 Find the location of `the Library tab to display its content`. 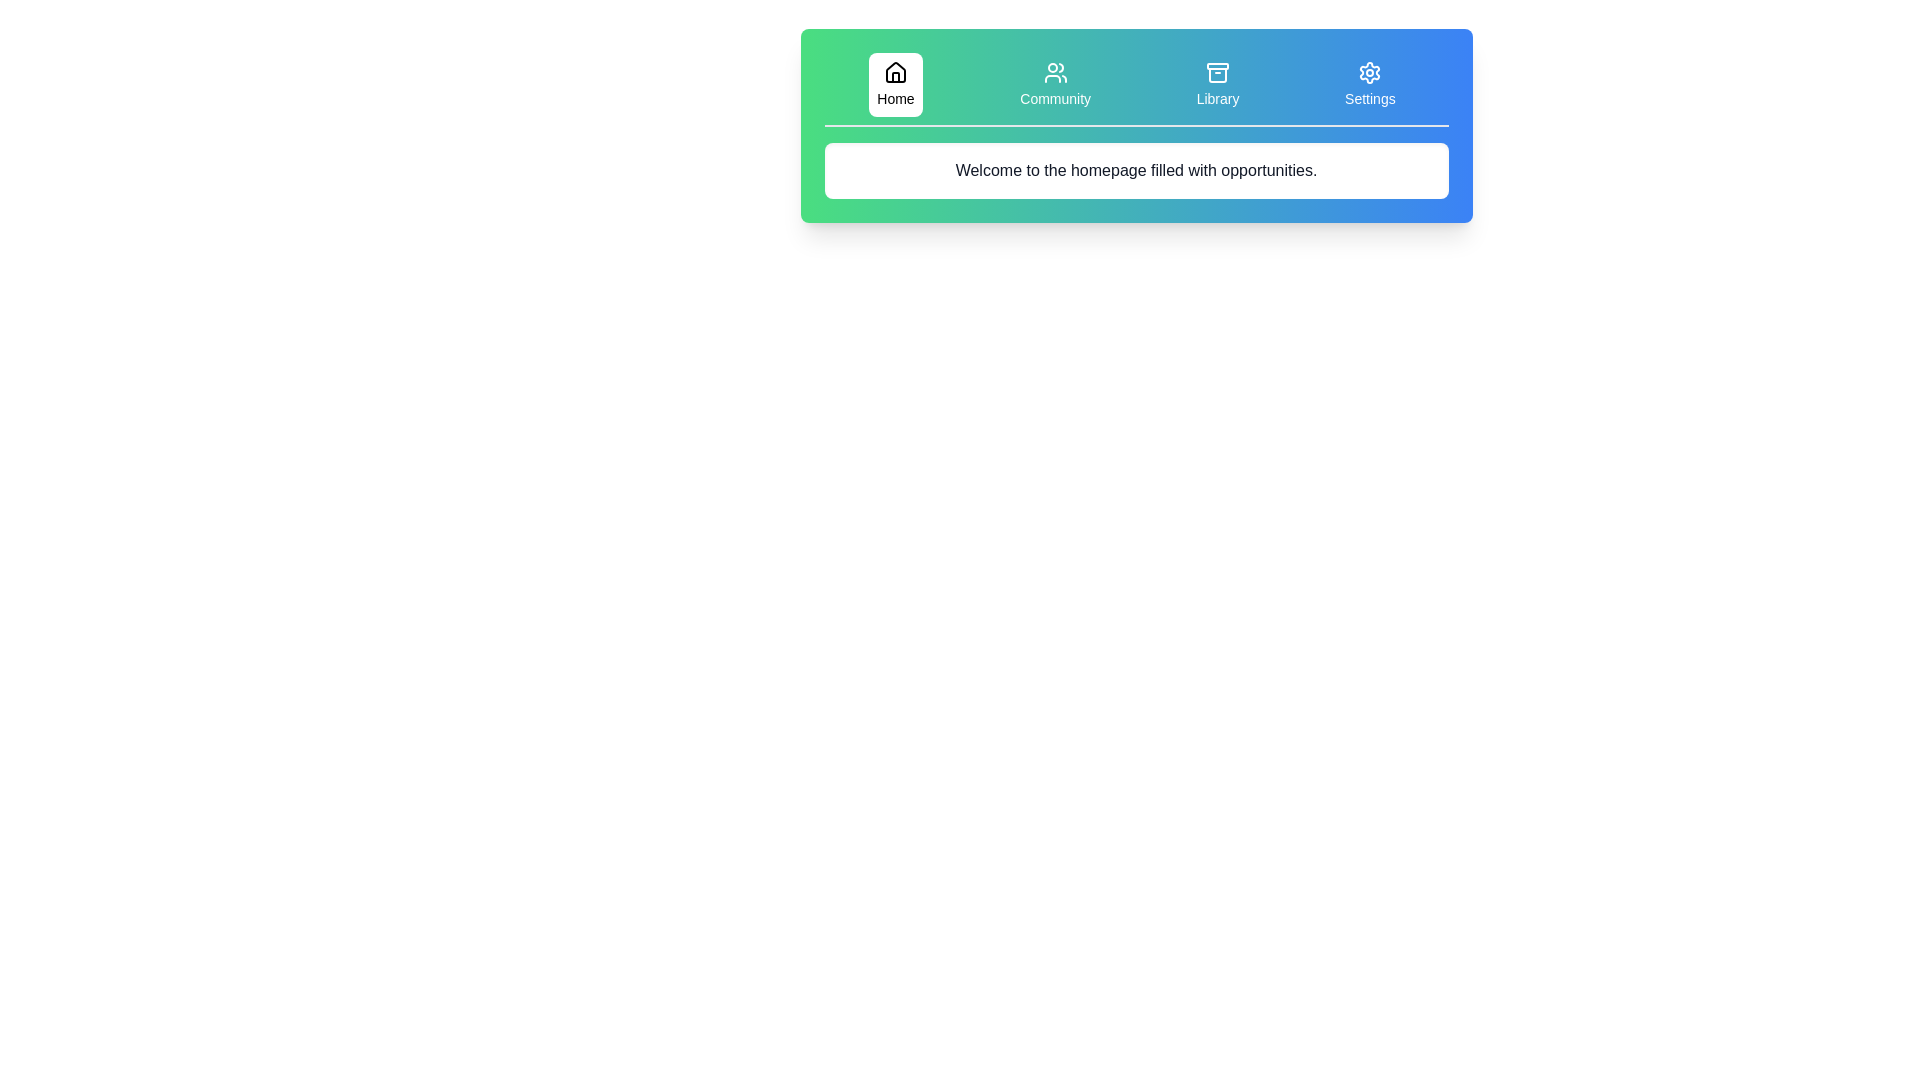

the Library tab to display its content is located at coordinates (1217, 83).